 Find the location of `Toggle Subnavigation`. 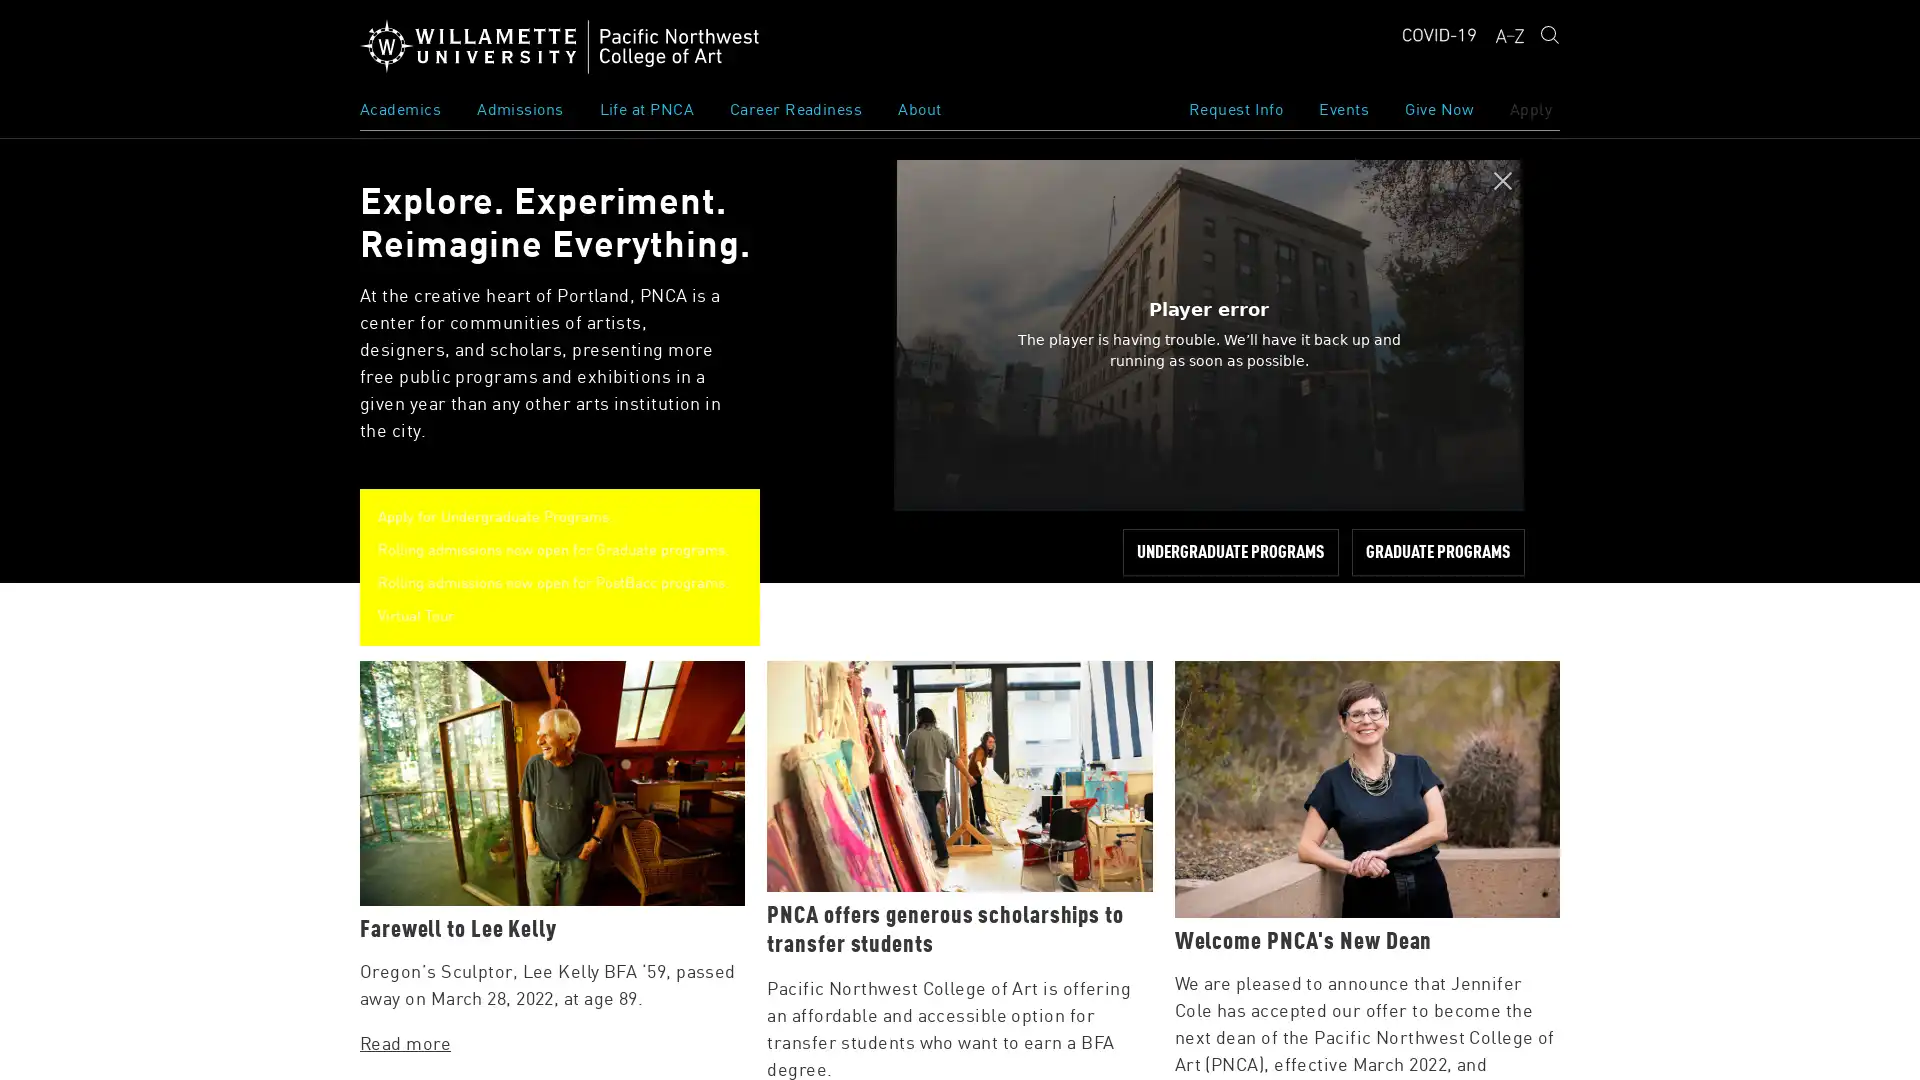

Toggle Subnavigation is located at coordinates (794, 112).